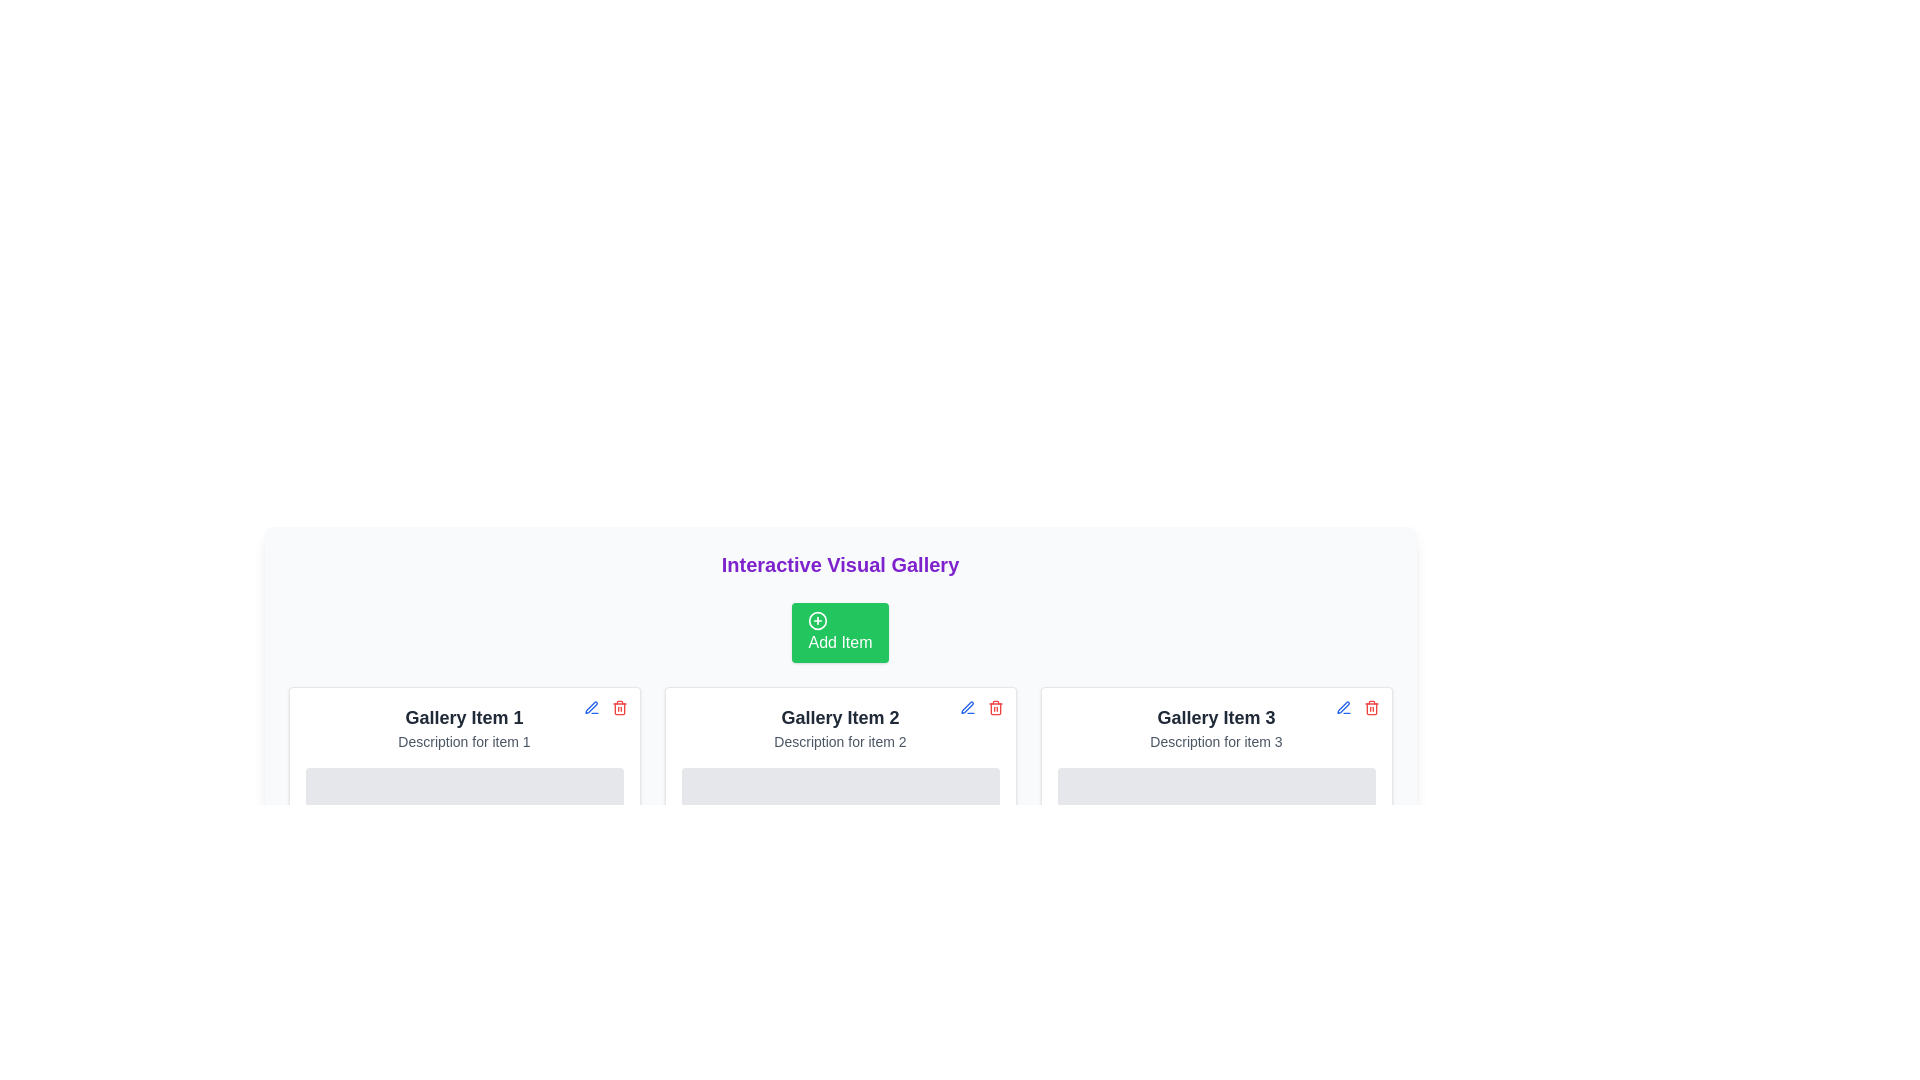 The height and width of the screenshot is (1080, 1920). What do you see at coordinates (463, 798) in the screenshot?
I see `the first gallery card located` at bounding box center [463, 798].